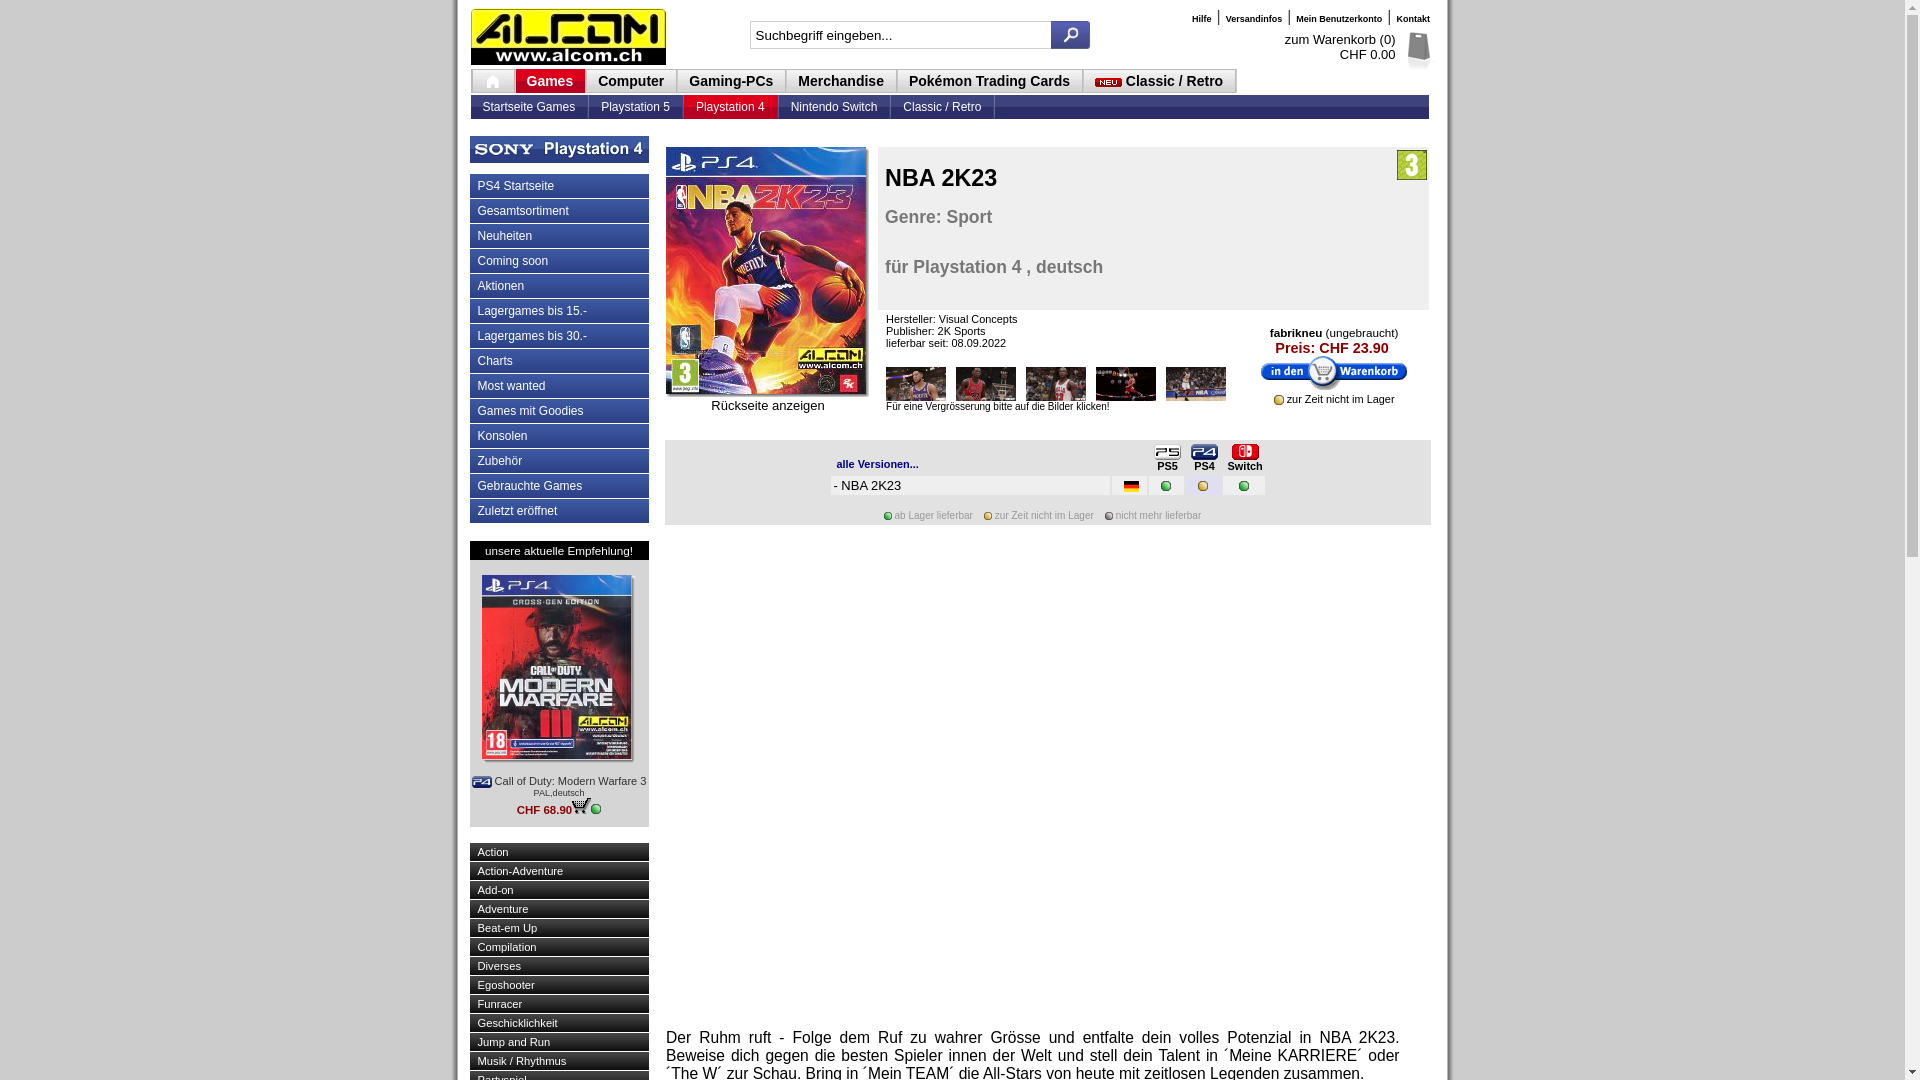 The image size is (1920, 1080). What do you see at coordinates (469, 285) in the screenshot?
I see `'Aktionen'` at bounding box center [469, 285].